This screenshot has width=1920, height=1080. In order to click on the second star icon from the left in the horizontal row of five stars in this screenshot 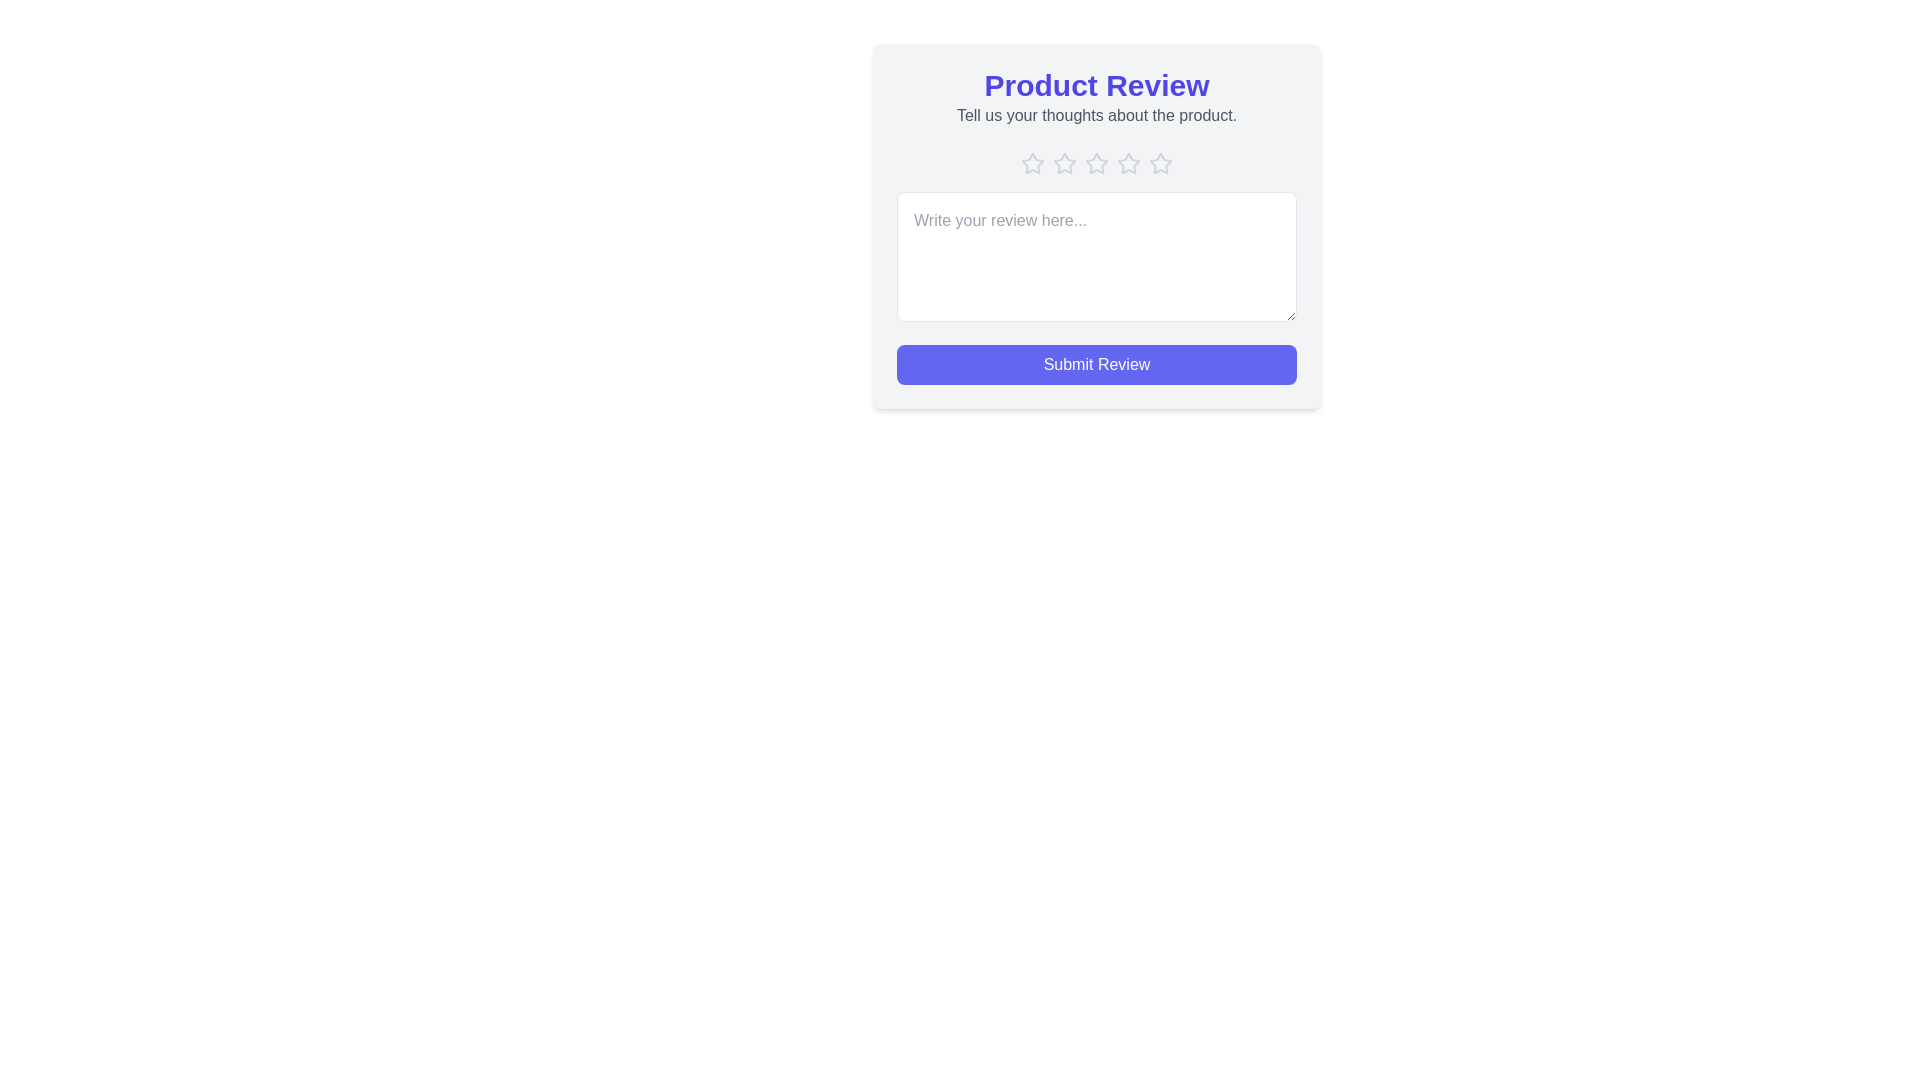, I will do `click(1096, 162)`.